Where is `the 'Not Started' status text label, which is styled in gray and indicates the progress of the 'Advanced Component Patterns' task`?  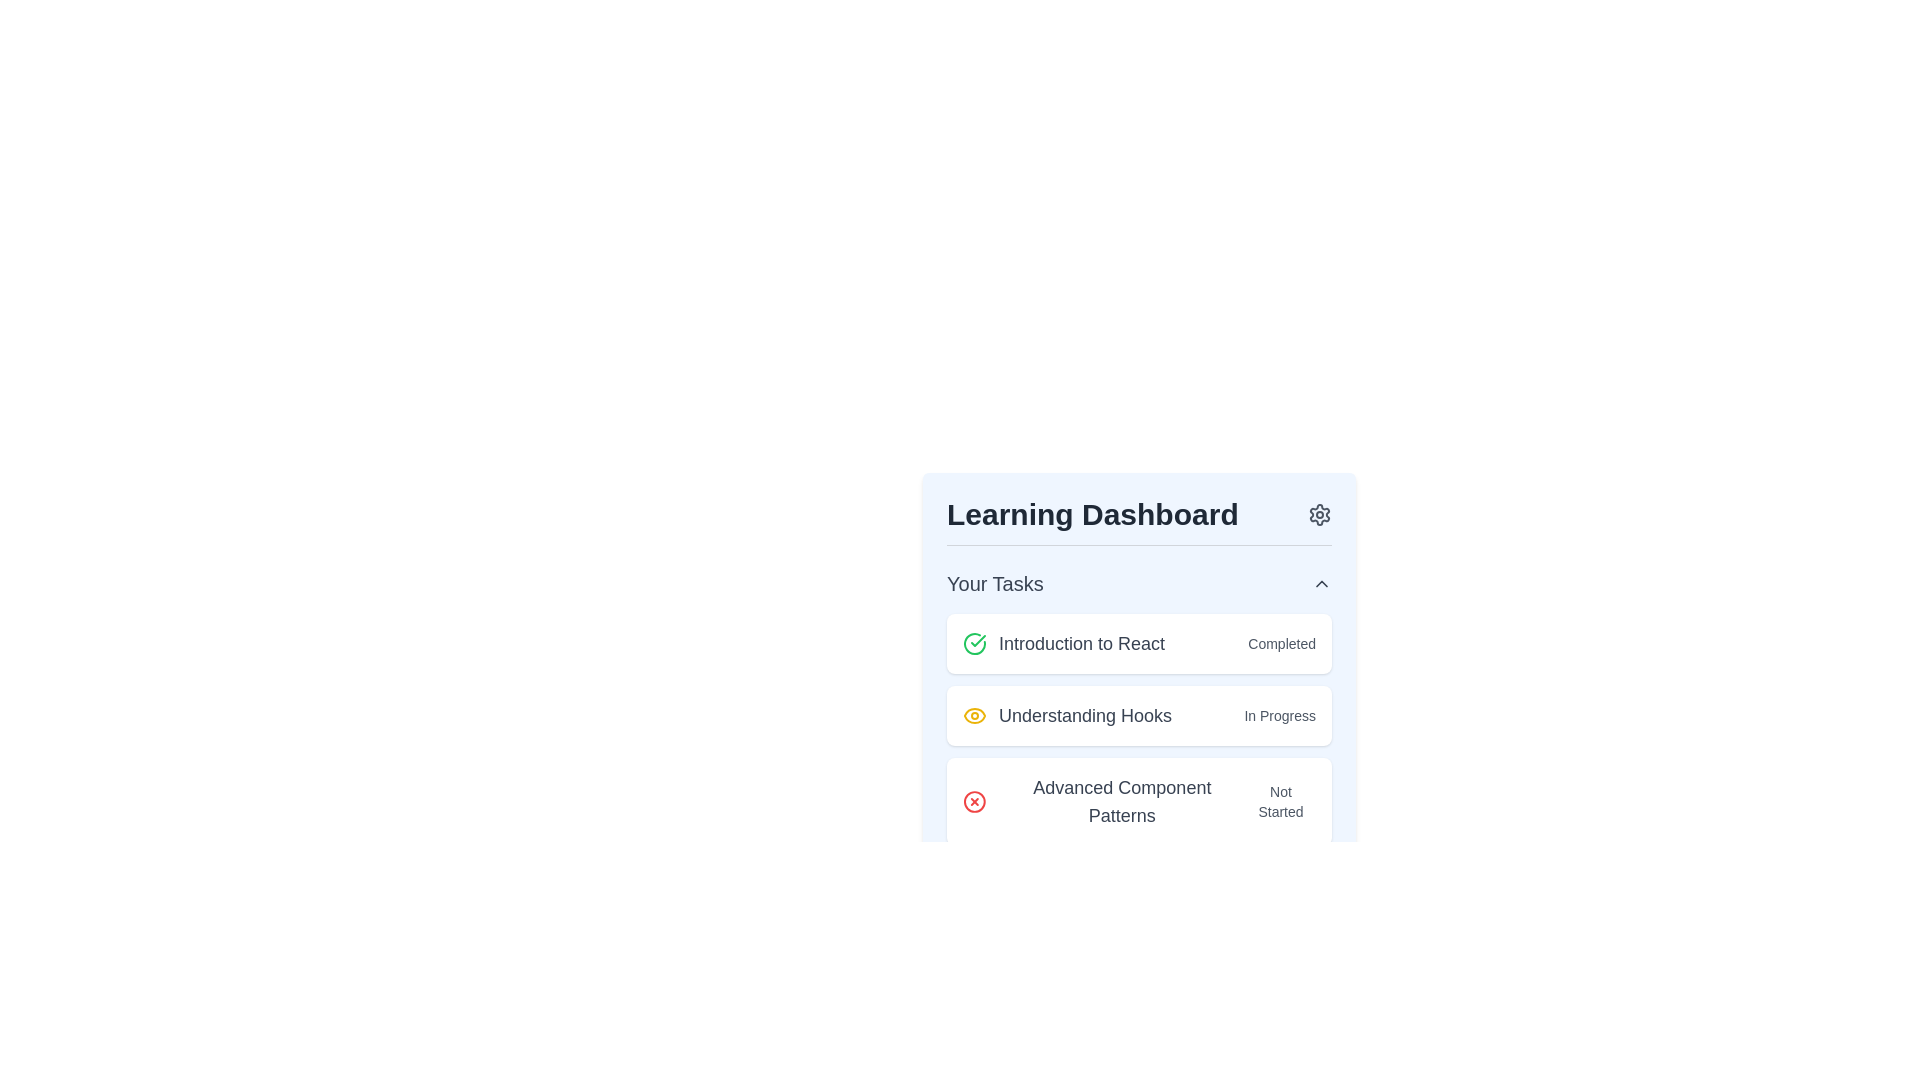 the 'Not Started' status text label, which is styled in gray and indicates the progress of the 'Advanced Component Patterns' task is located at coordinates (1281, 801).